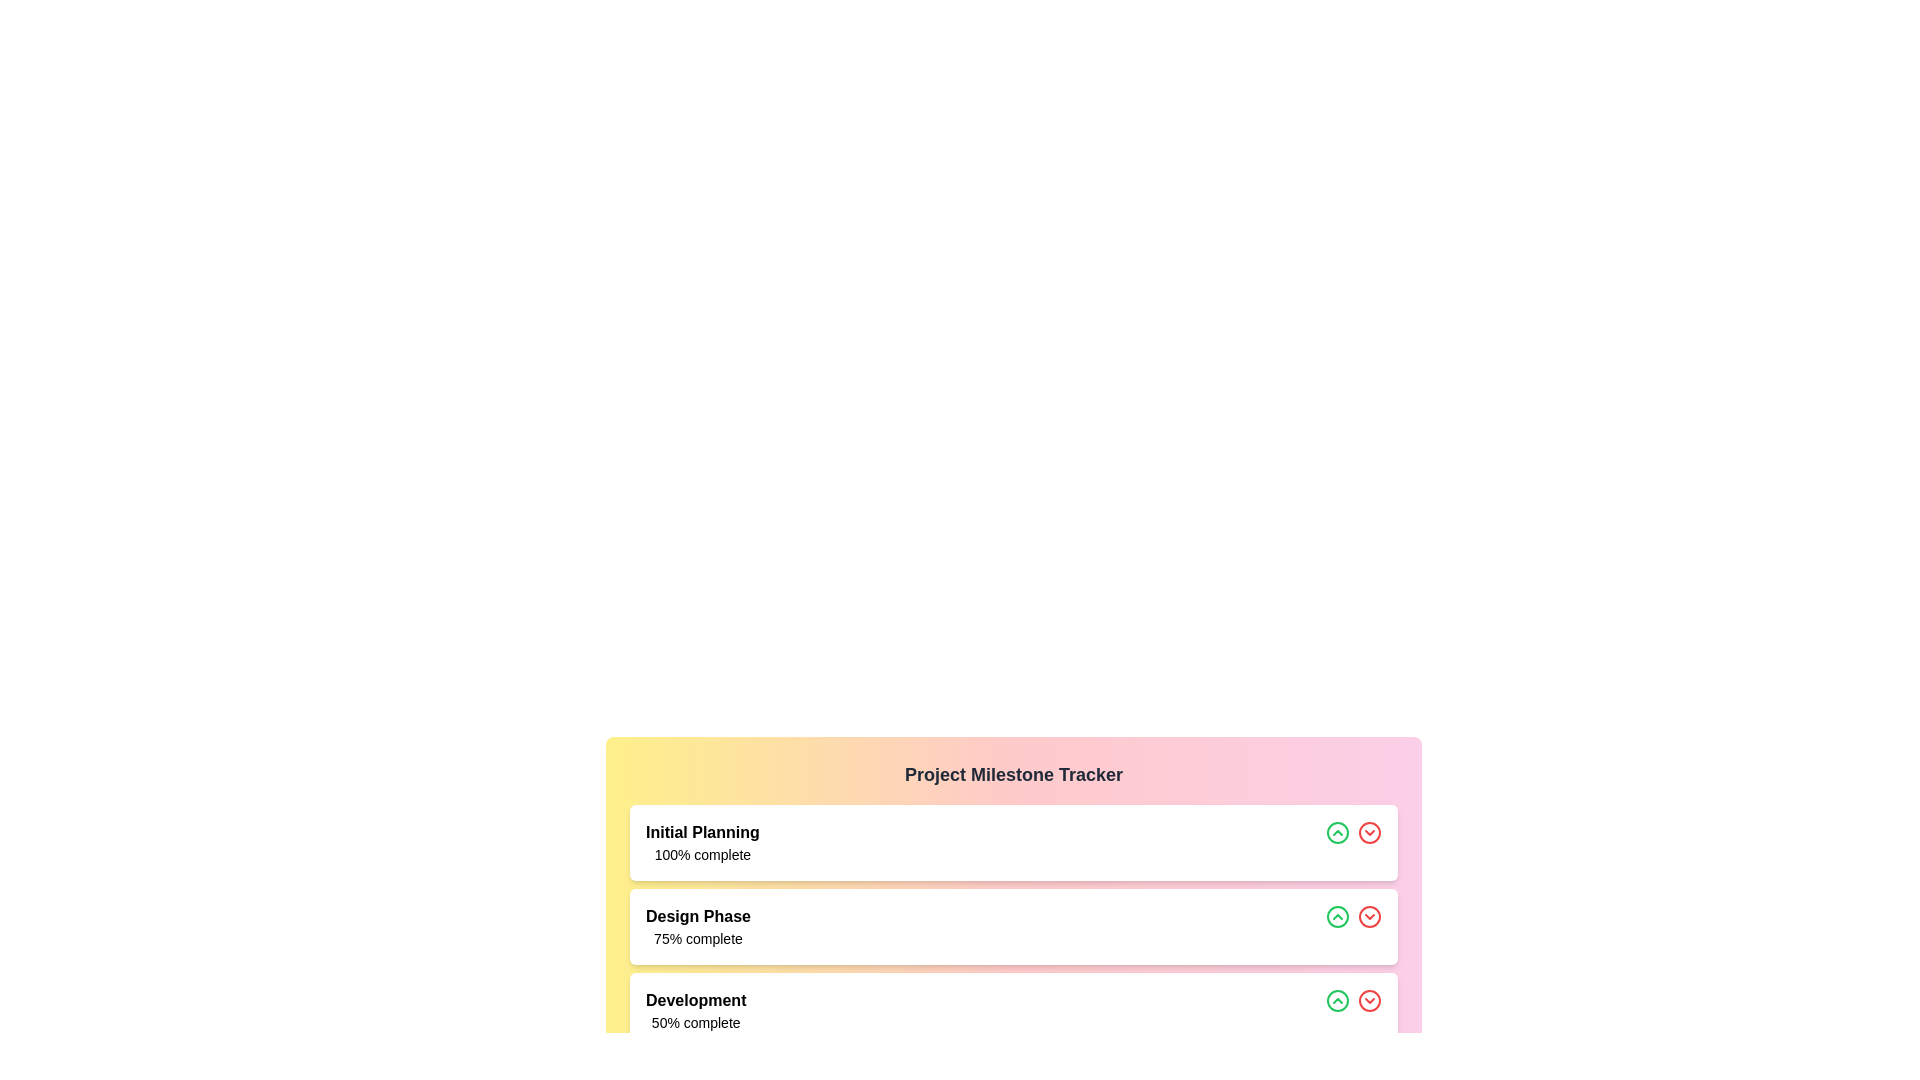 This screenshot has width=1920, height=1080. Describe the element at coordinates (698, 917) in the screenshot. I see `the 'Design Phase' static text label in the project milestone tracker, which is positioned below 'Initial Planning' and above 'Development'` at that location.